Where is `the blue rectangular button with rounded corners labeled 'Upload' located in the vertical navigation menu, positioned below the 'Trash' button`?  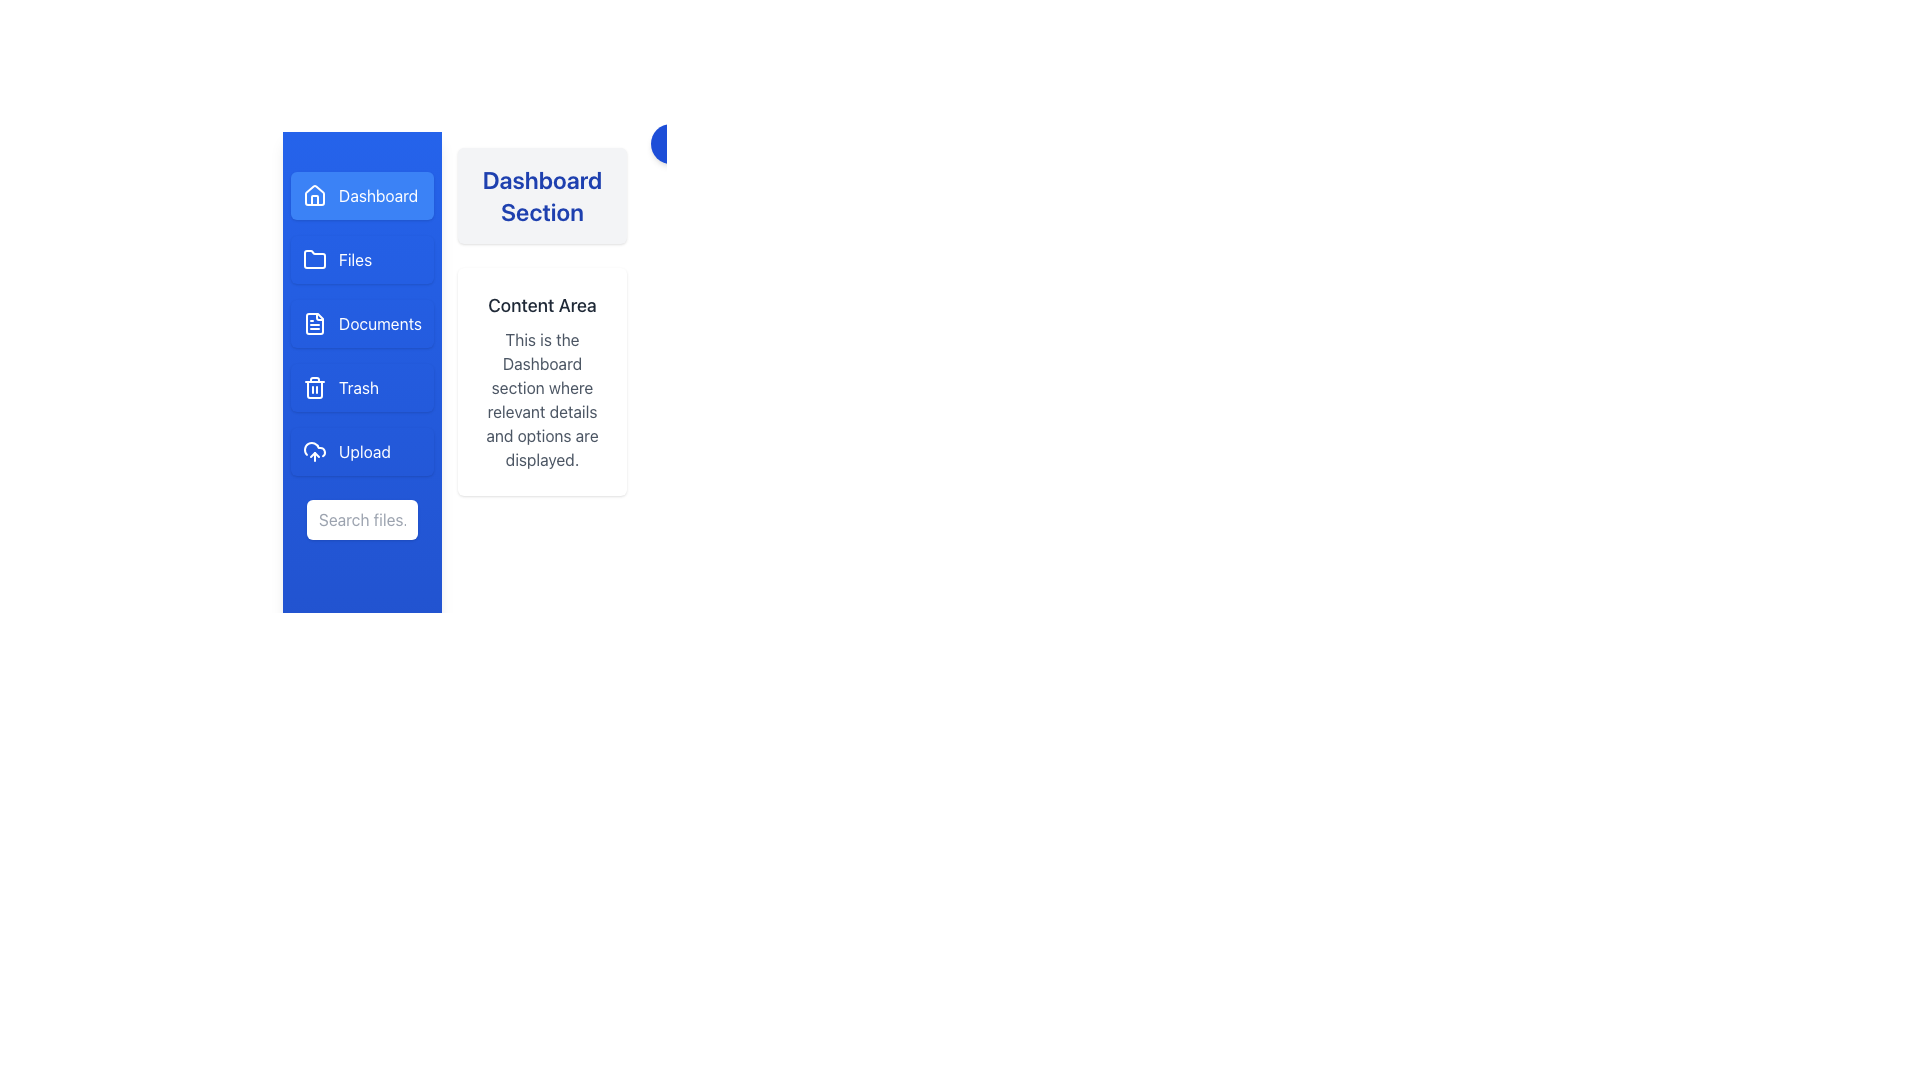
the blue rectangular button with rounded corners labeled 'Upload' located in the vertical navigation menu, positioned below the 'Trash' button is located at coordinates (362, 451).